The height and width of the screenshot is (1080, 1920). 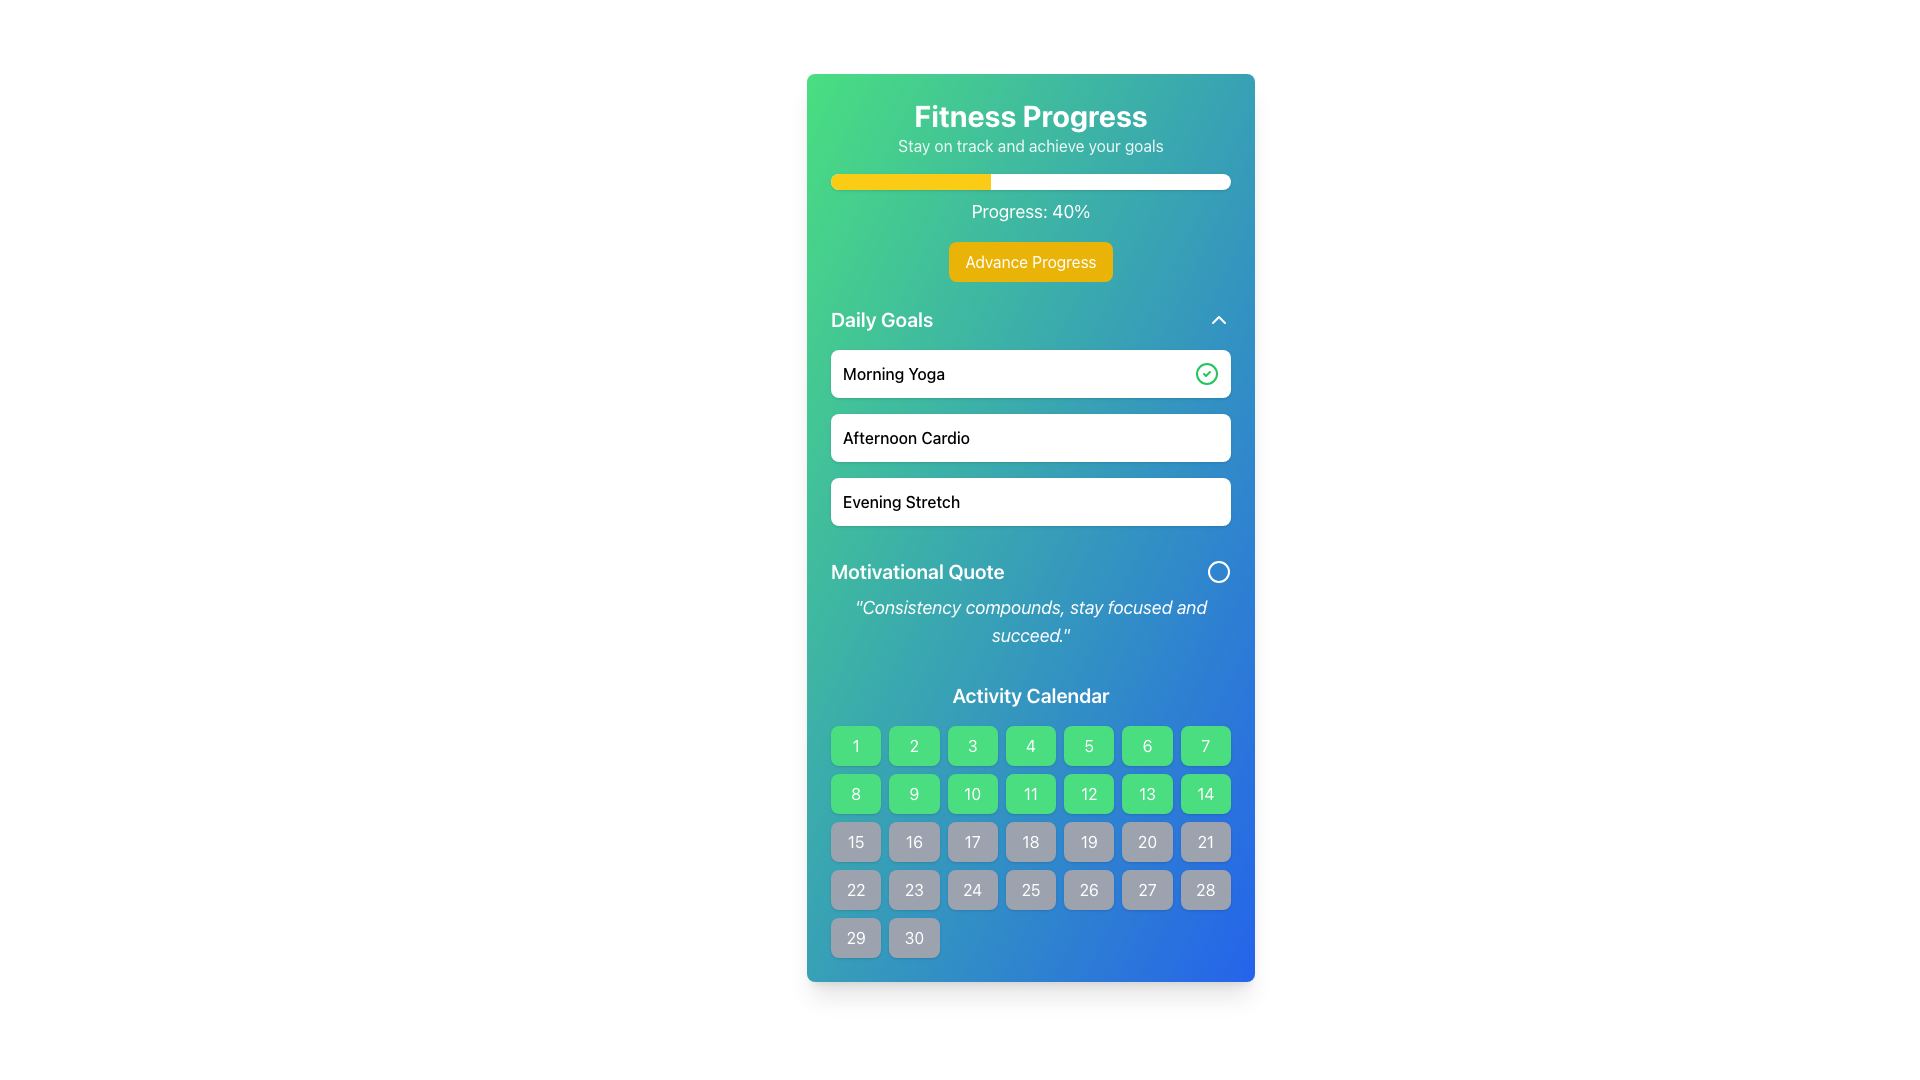 I want to click on the non-interactive button displaying the number '24' in a calendar grid layout, so click(x=972, y=889).